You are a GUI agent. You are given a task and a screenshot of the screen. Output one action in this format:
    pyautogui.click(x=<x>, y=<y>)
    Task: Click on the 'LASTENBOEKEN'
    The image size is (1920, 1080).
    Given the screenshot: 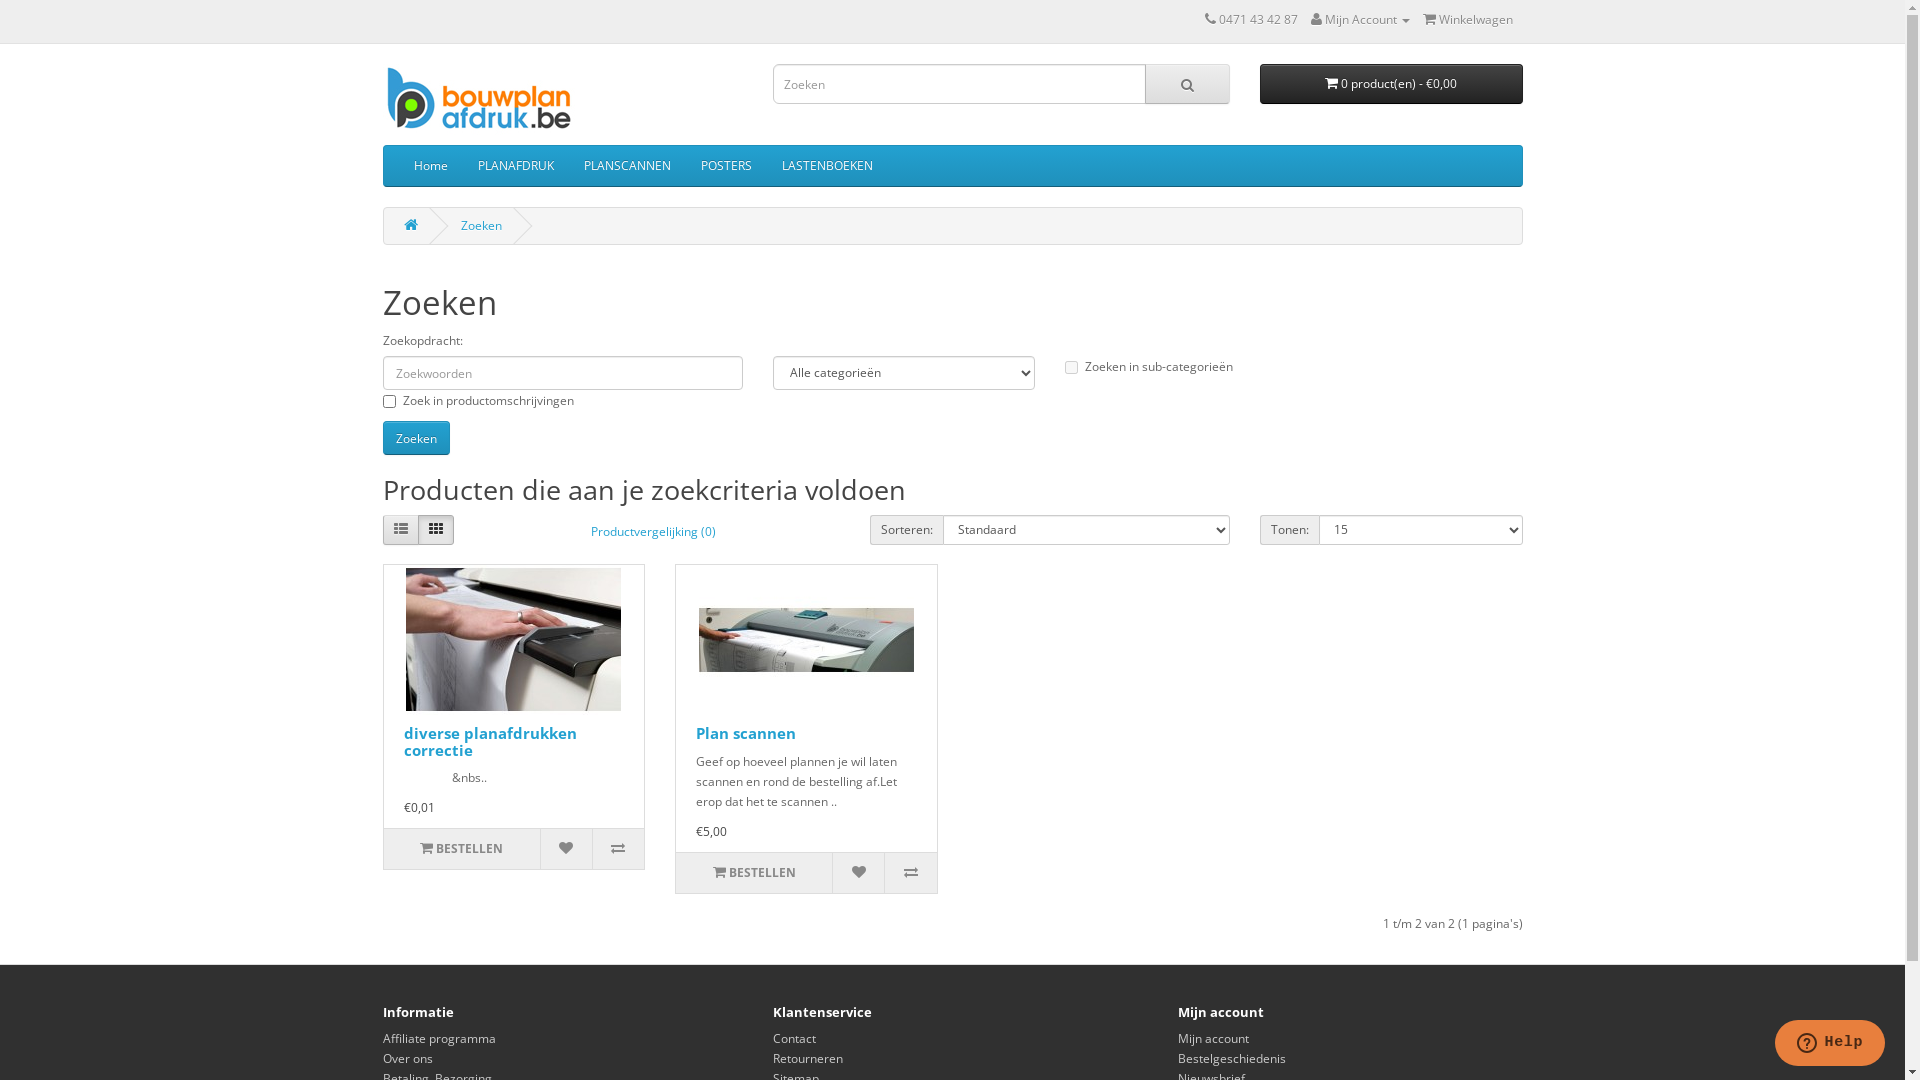 What is the action you would take?
    pyautogui.click(x=765, y=164)
    